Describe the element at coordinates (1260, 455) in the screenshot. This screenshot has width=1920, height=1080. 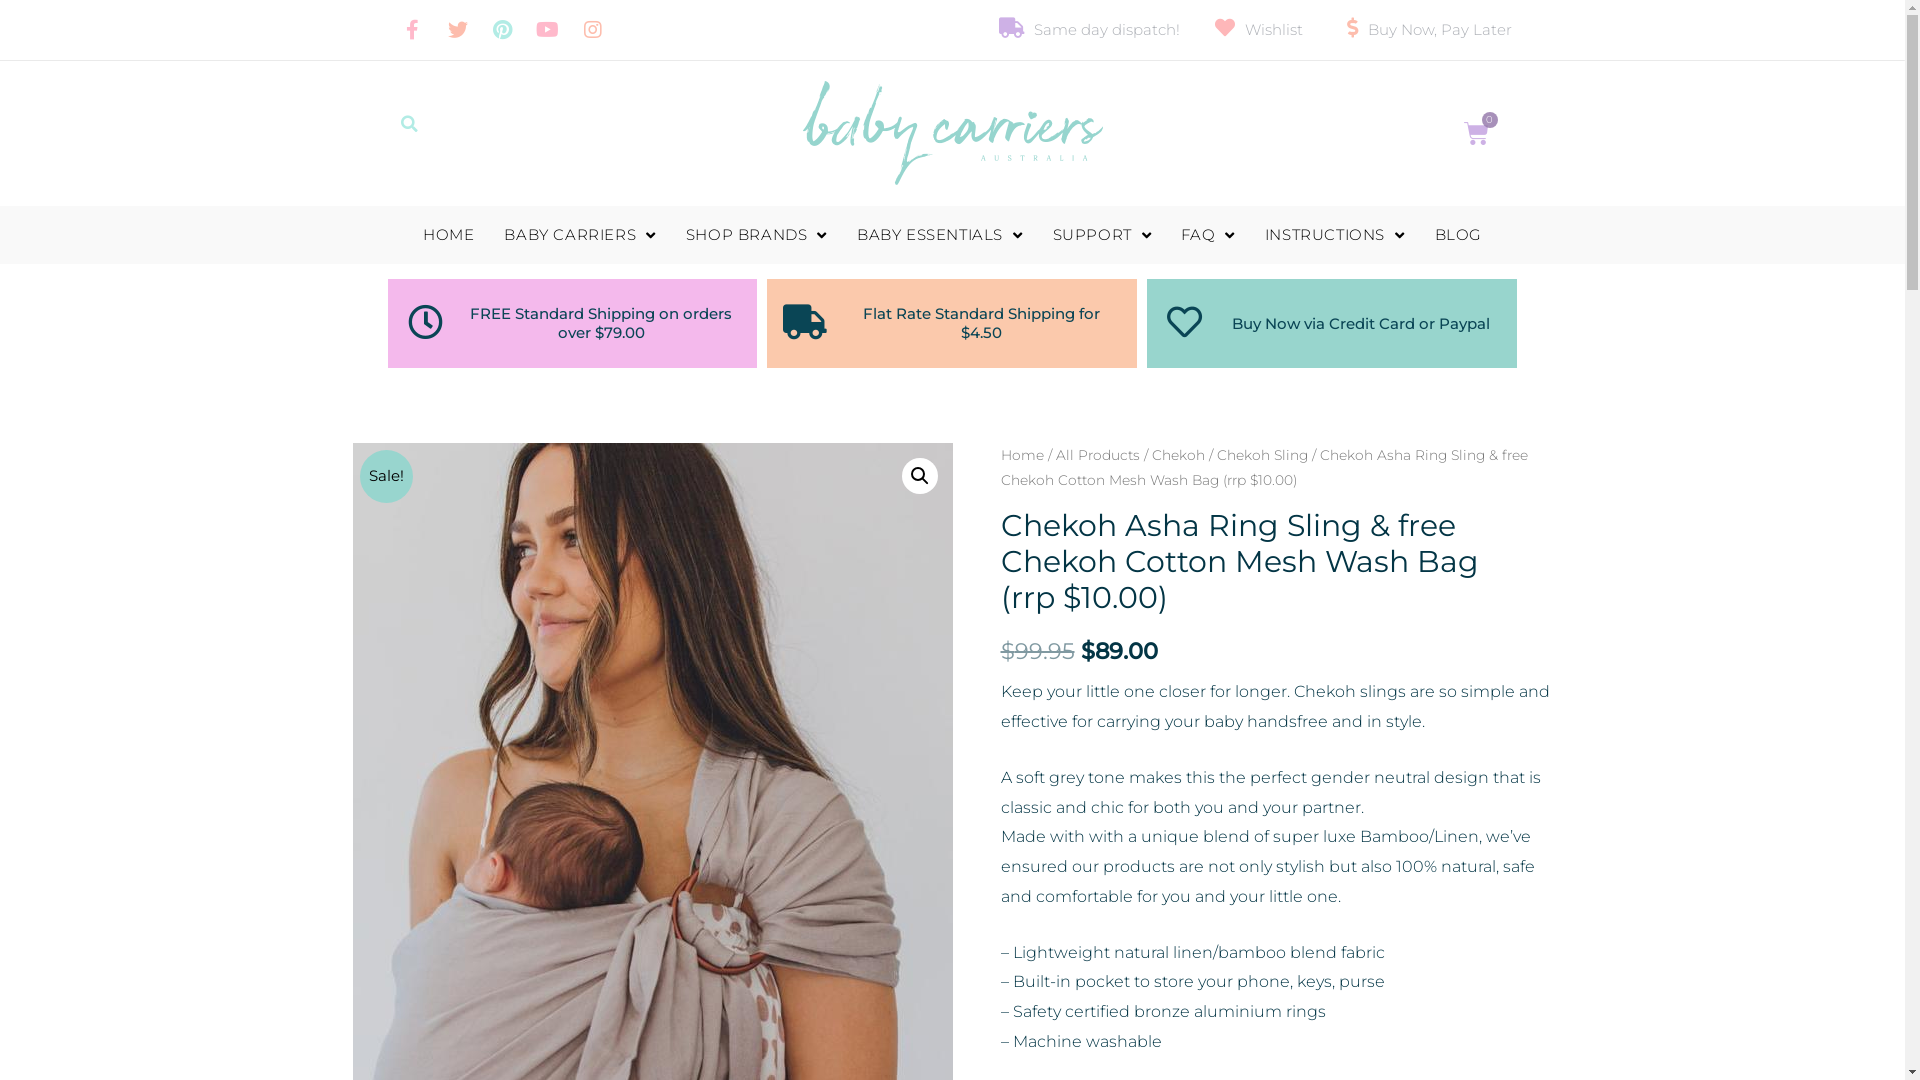
I see `'Chekoh Sling'` at that location.